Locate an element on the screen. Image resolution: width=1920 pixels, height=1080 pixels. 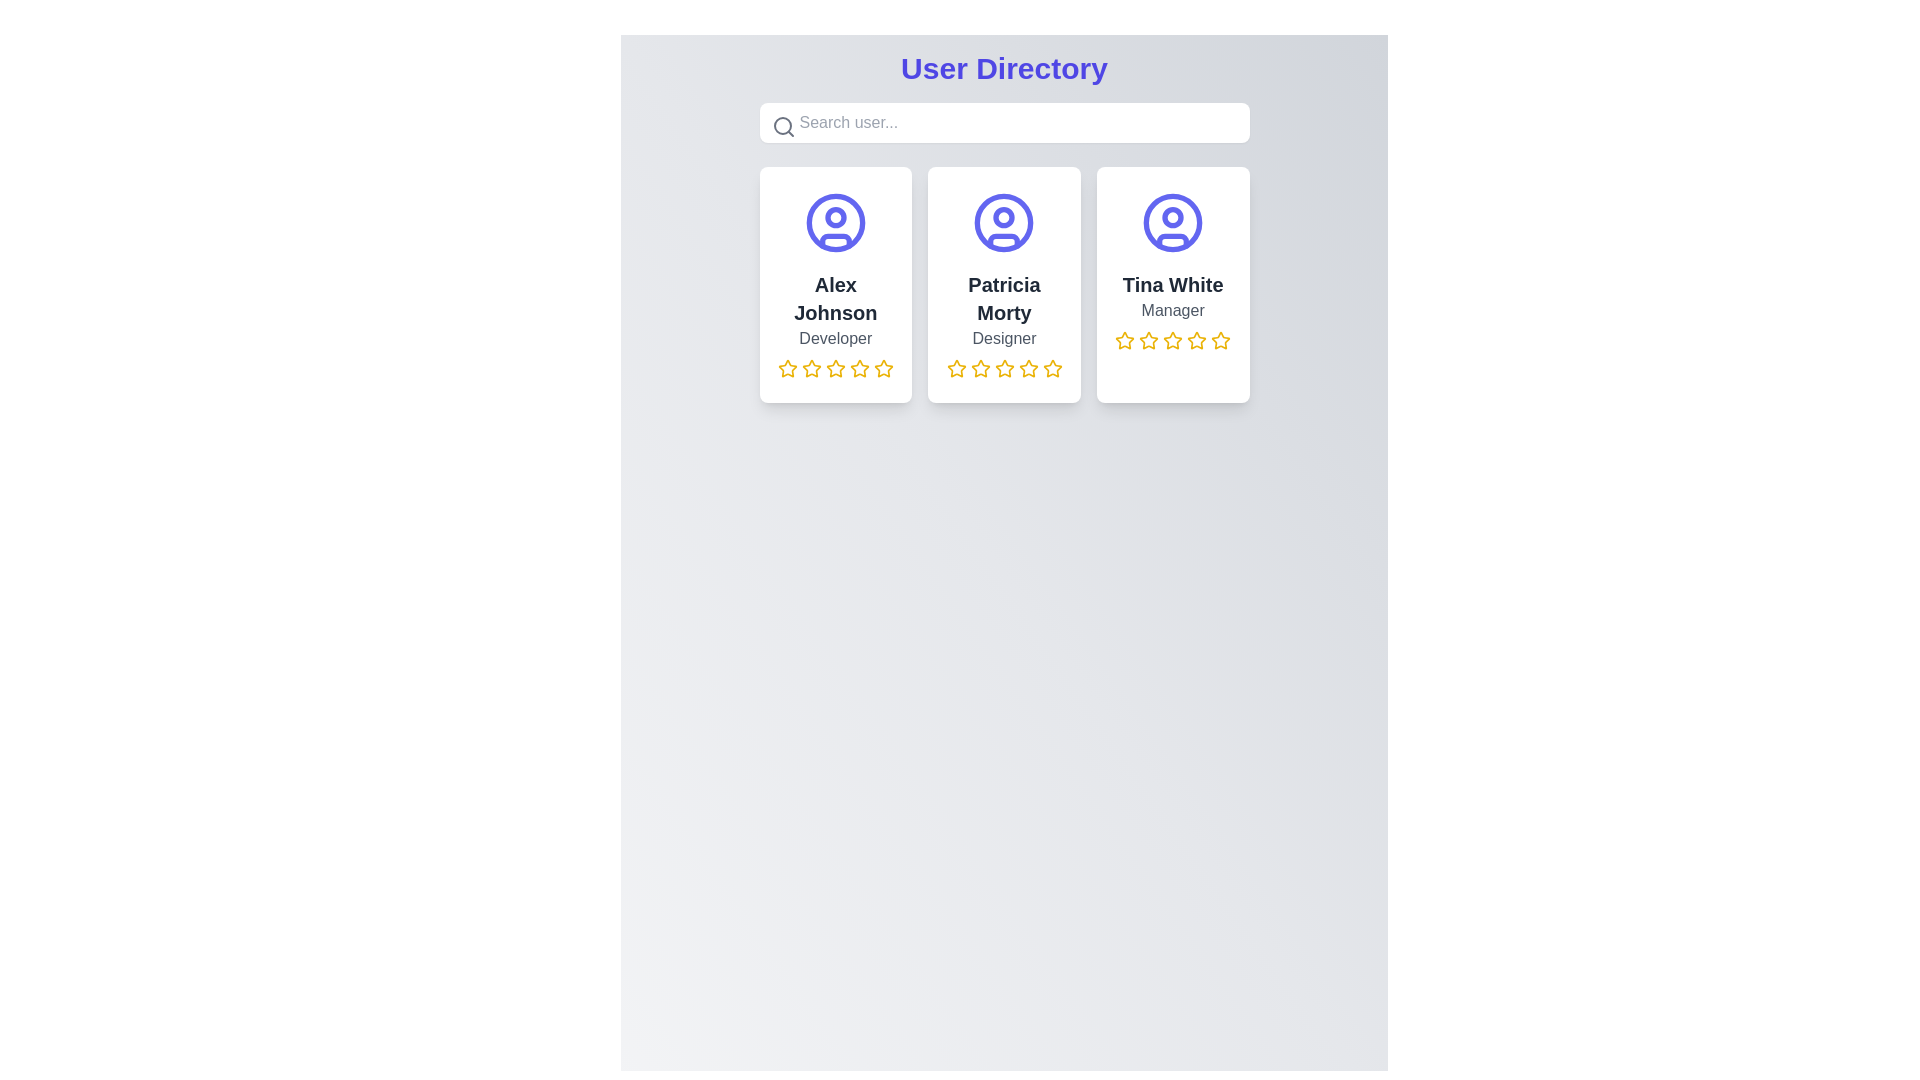
the circular indigo icon depicting a user silhouette, which is located at the top of the third card in the user directory grid is located at coordinates (1173, 223).